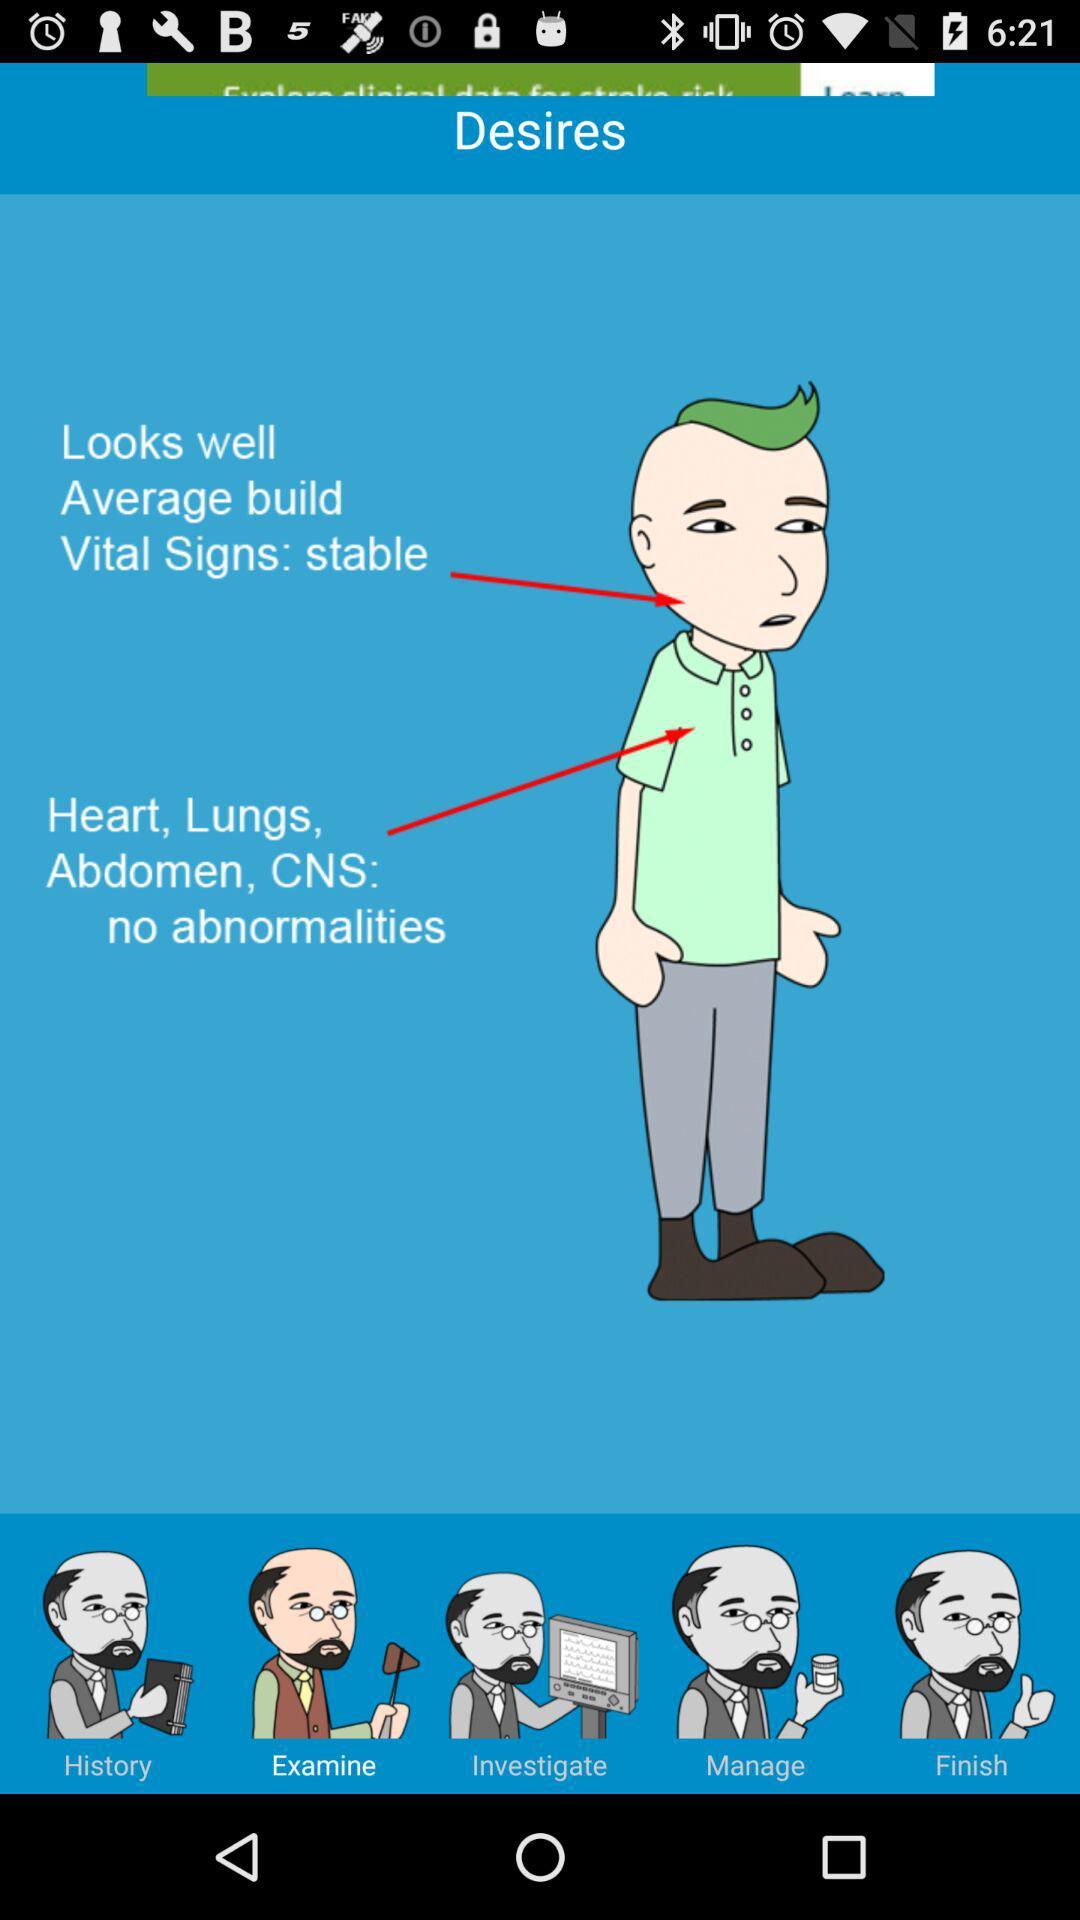  What do you see at coordinates (540, 1653) in the screenshot?
I see `the icon at the bottom` at bounding box center [540, 1653].